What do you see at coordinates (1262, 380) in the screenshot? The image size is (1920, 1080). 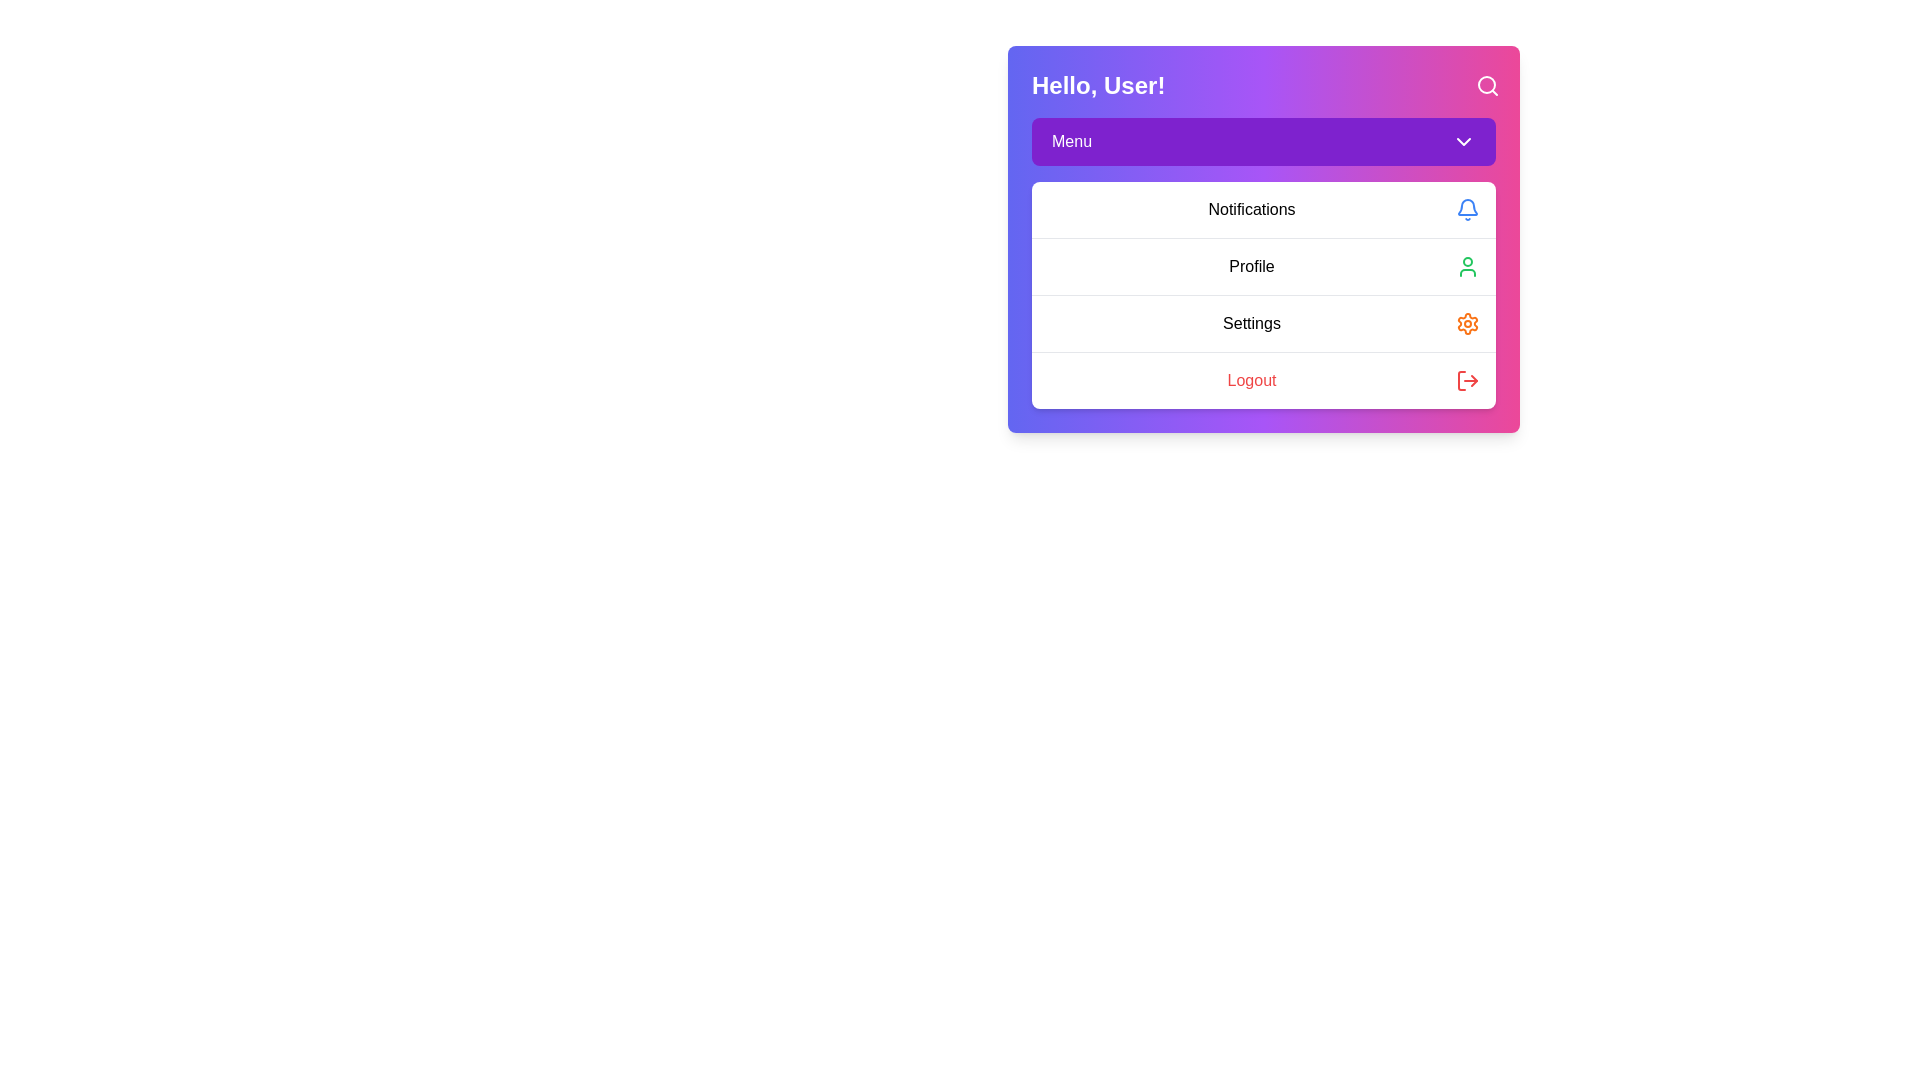 I see `the 'Logout' option to log out` at bounding box center [1262, 380].